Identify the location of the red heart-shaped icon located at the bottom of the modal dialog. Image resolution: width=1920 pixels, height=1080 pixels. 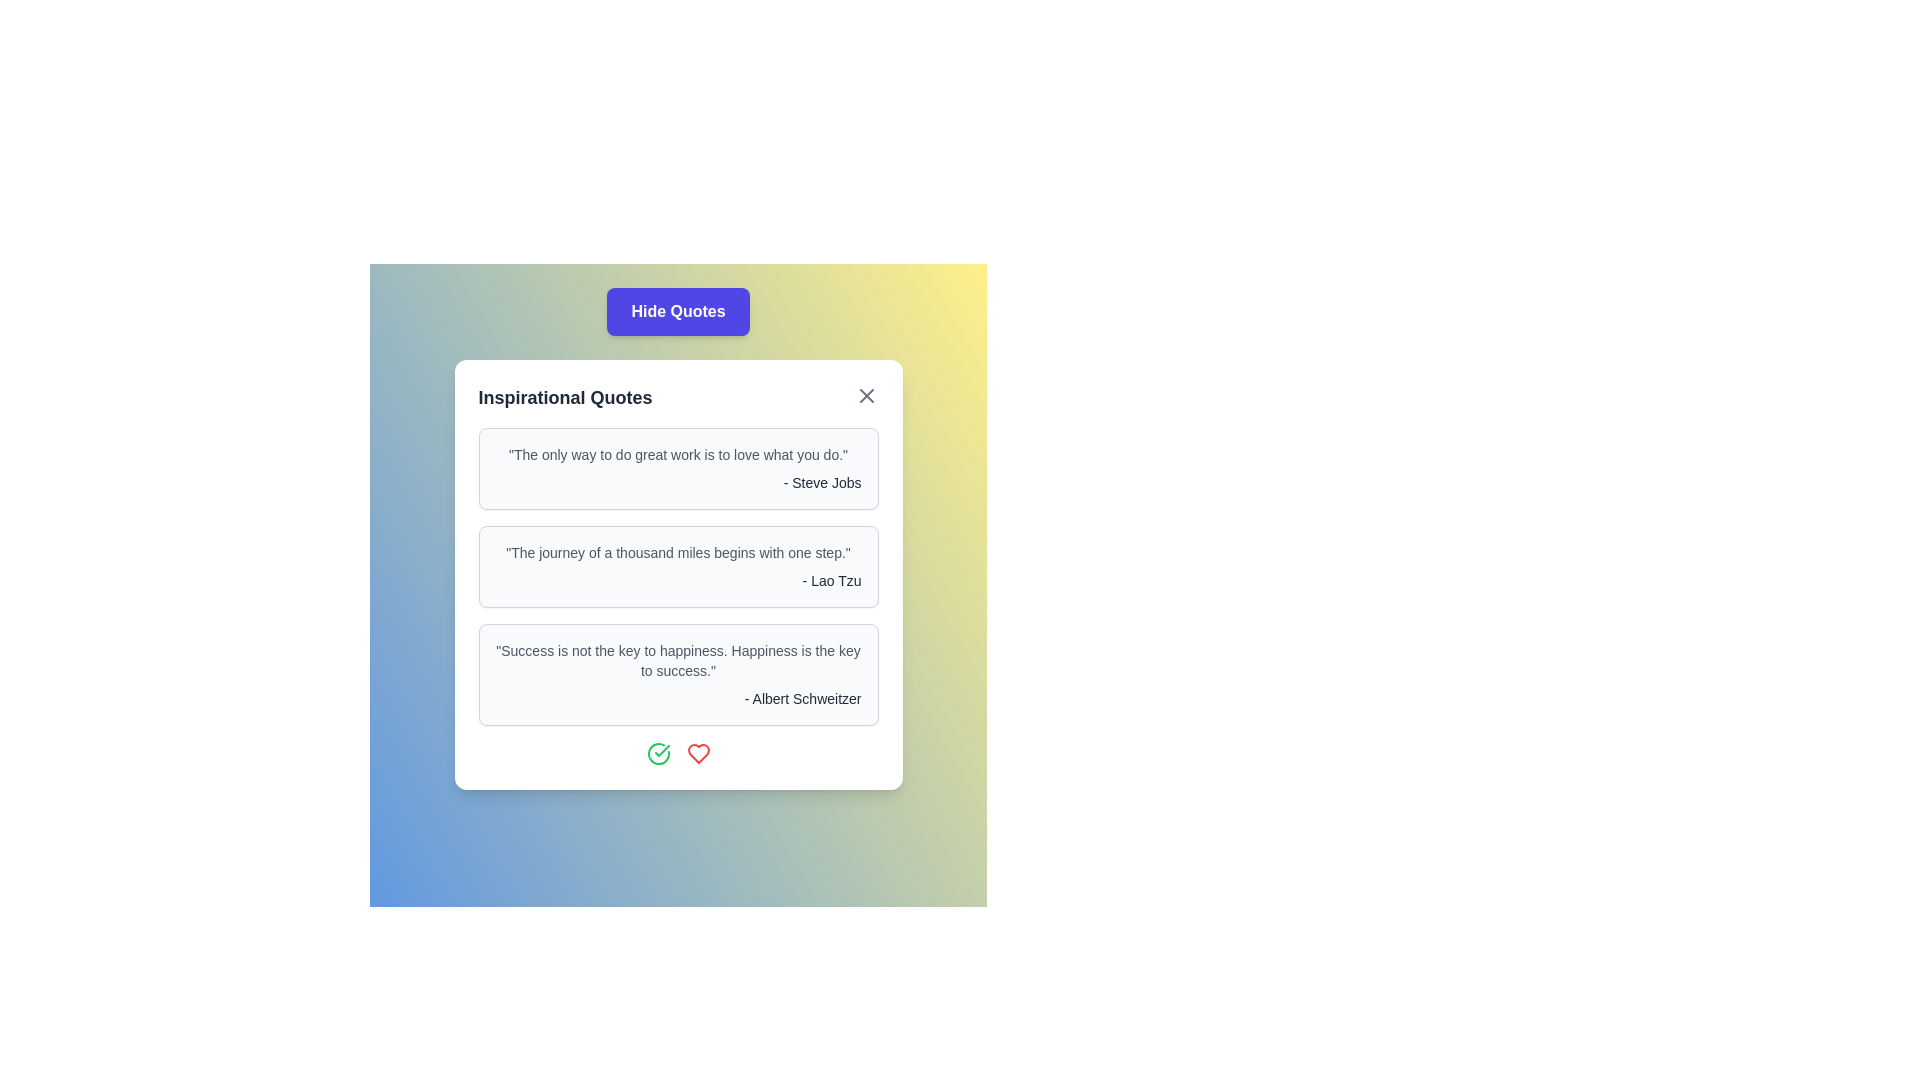
(698, 753).